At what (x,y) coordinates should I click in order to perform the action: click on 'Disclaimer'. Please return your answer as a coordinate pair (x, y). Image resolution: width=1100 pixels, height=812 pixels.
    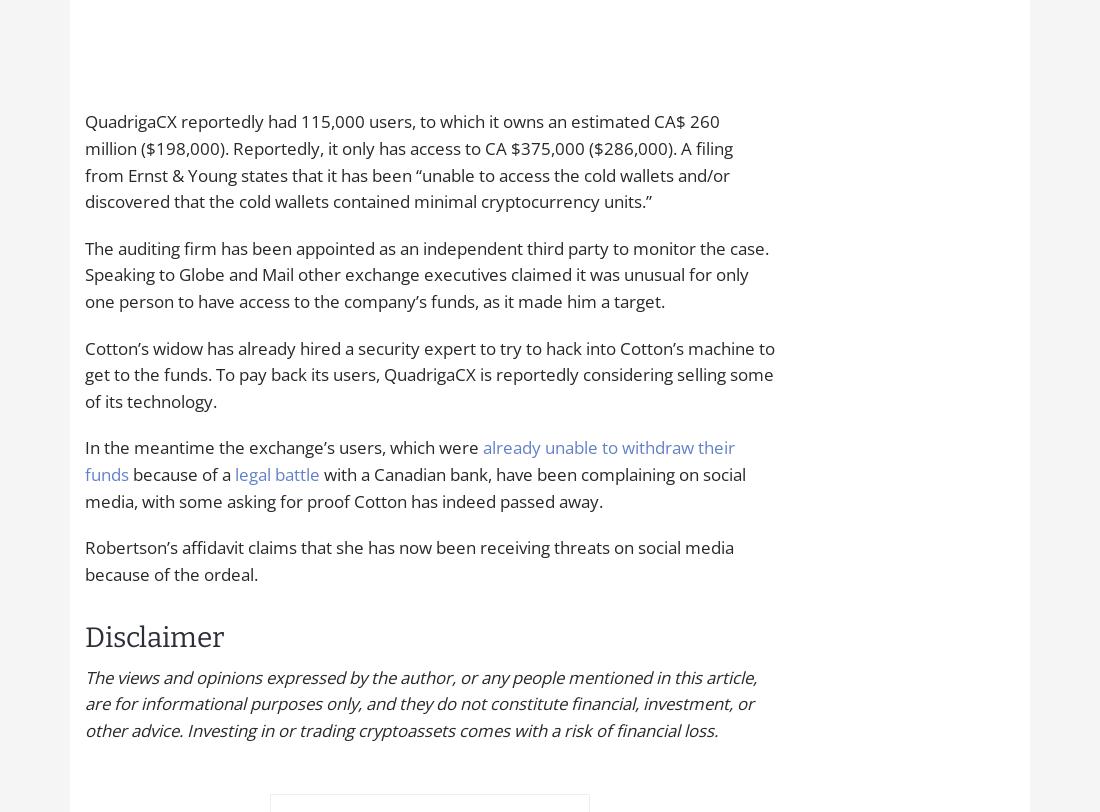
    Looking at the image, I should click on (153, 637).